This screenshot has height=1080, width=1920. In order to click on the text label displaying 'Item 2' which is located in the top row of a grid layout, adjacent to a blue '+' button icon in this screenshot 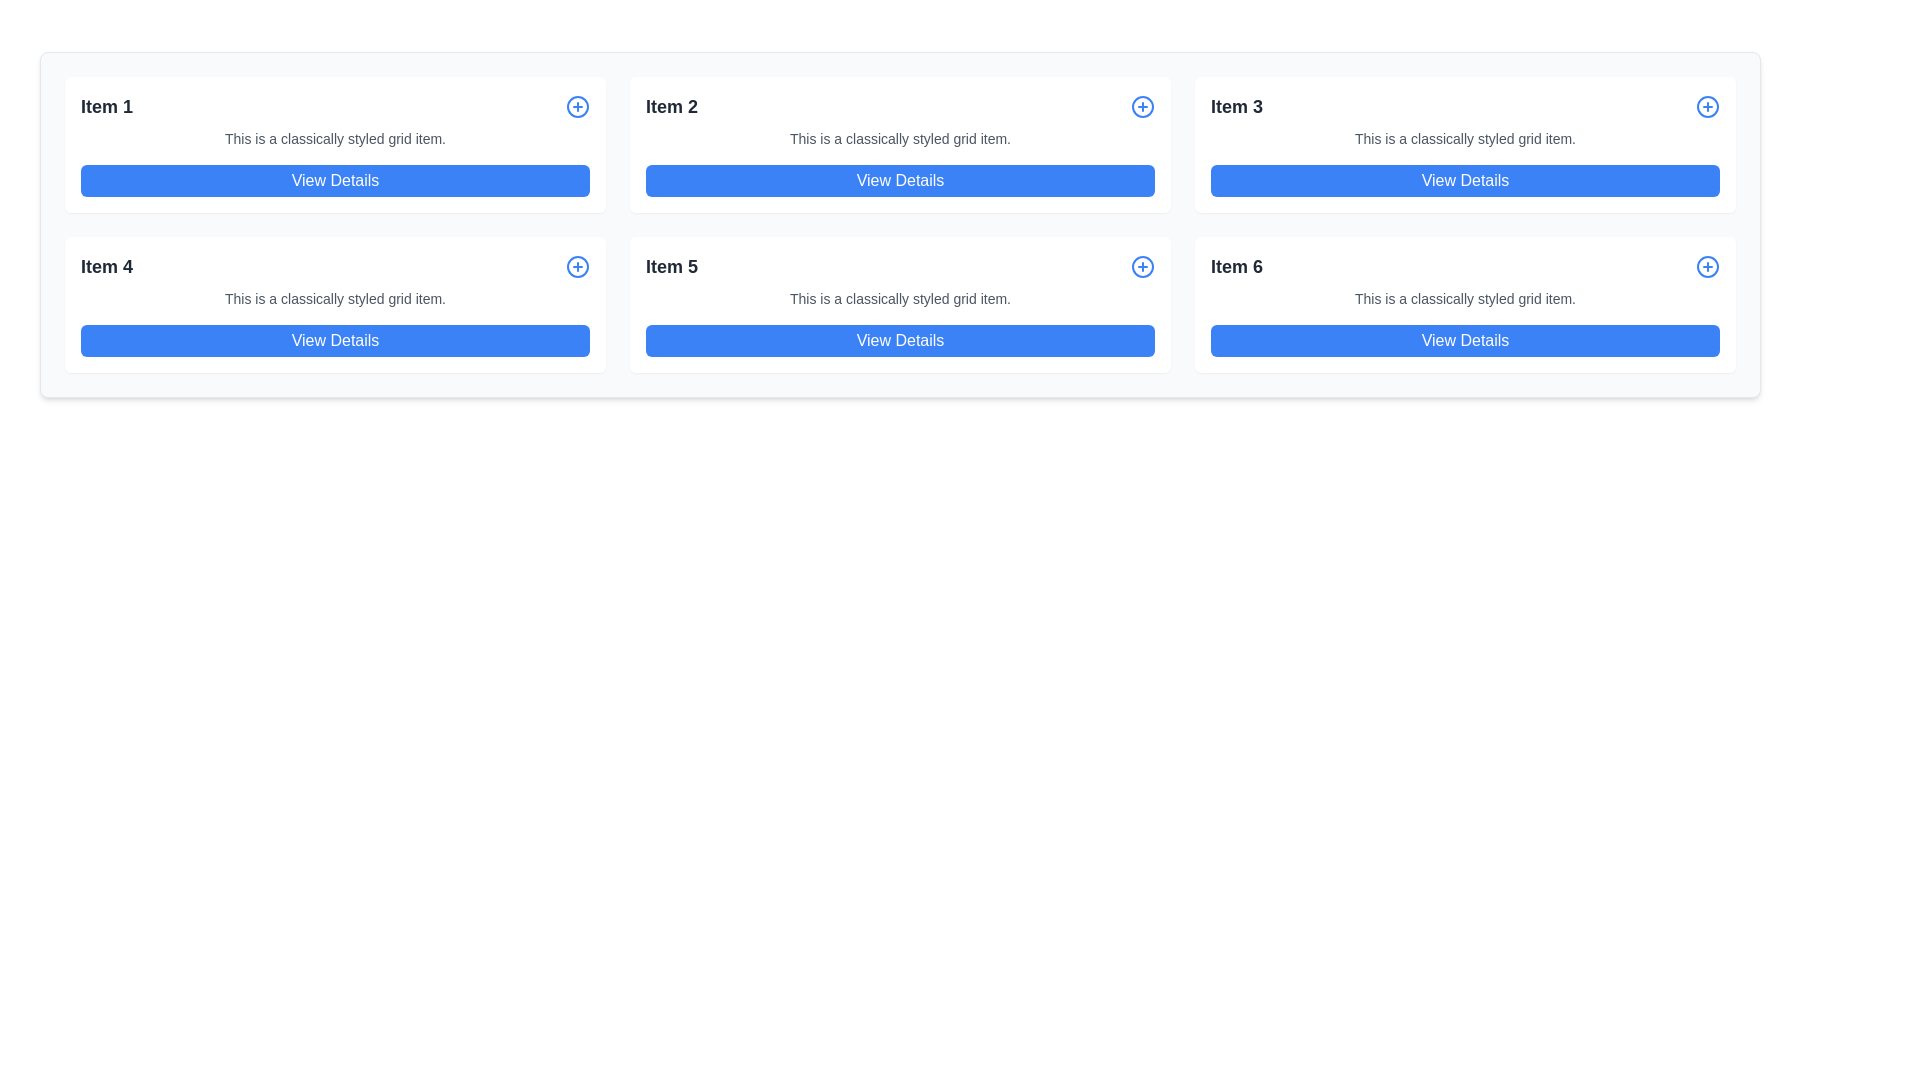, I will do `click(672, 107)`.